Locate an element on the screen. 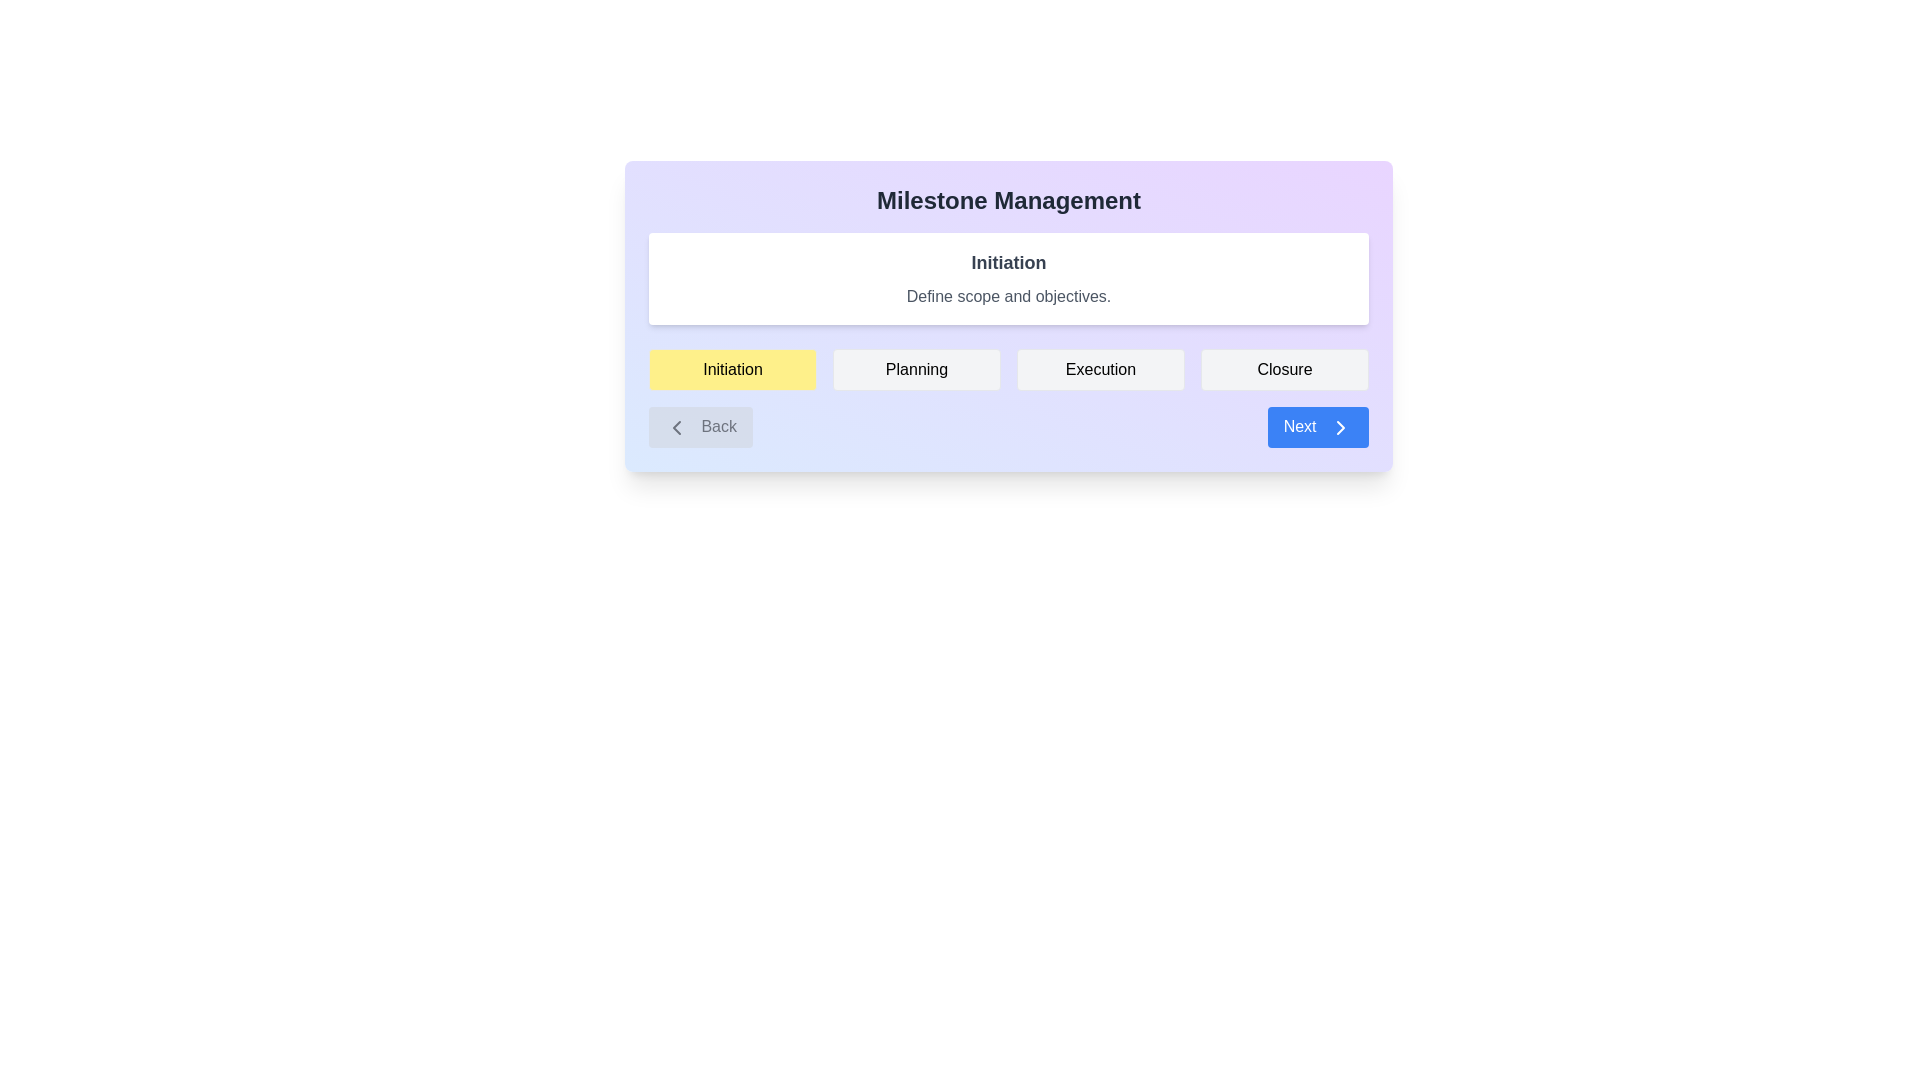 The height and width of the screenshot is (1080, 1920). bold text label that says 'Initiation', which is styled with a large font and dark gray color, located at the center of the white rectangular section below the 'Milestone Management' title is located at coordinates (1008, 261).